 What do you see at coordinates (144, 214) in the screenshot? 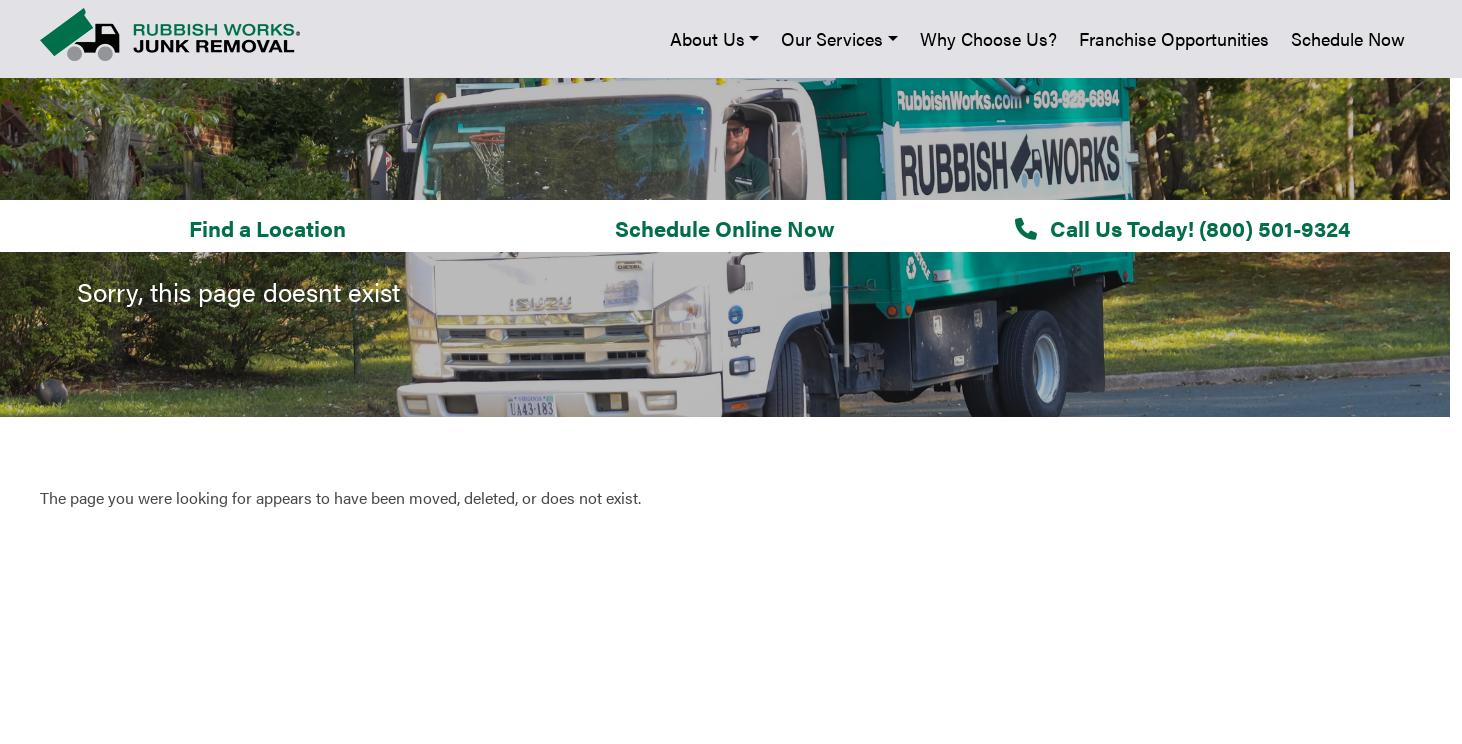
I see `'Schedule Now!'` at bounding box center [144, 214].